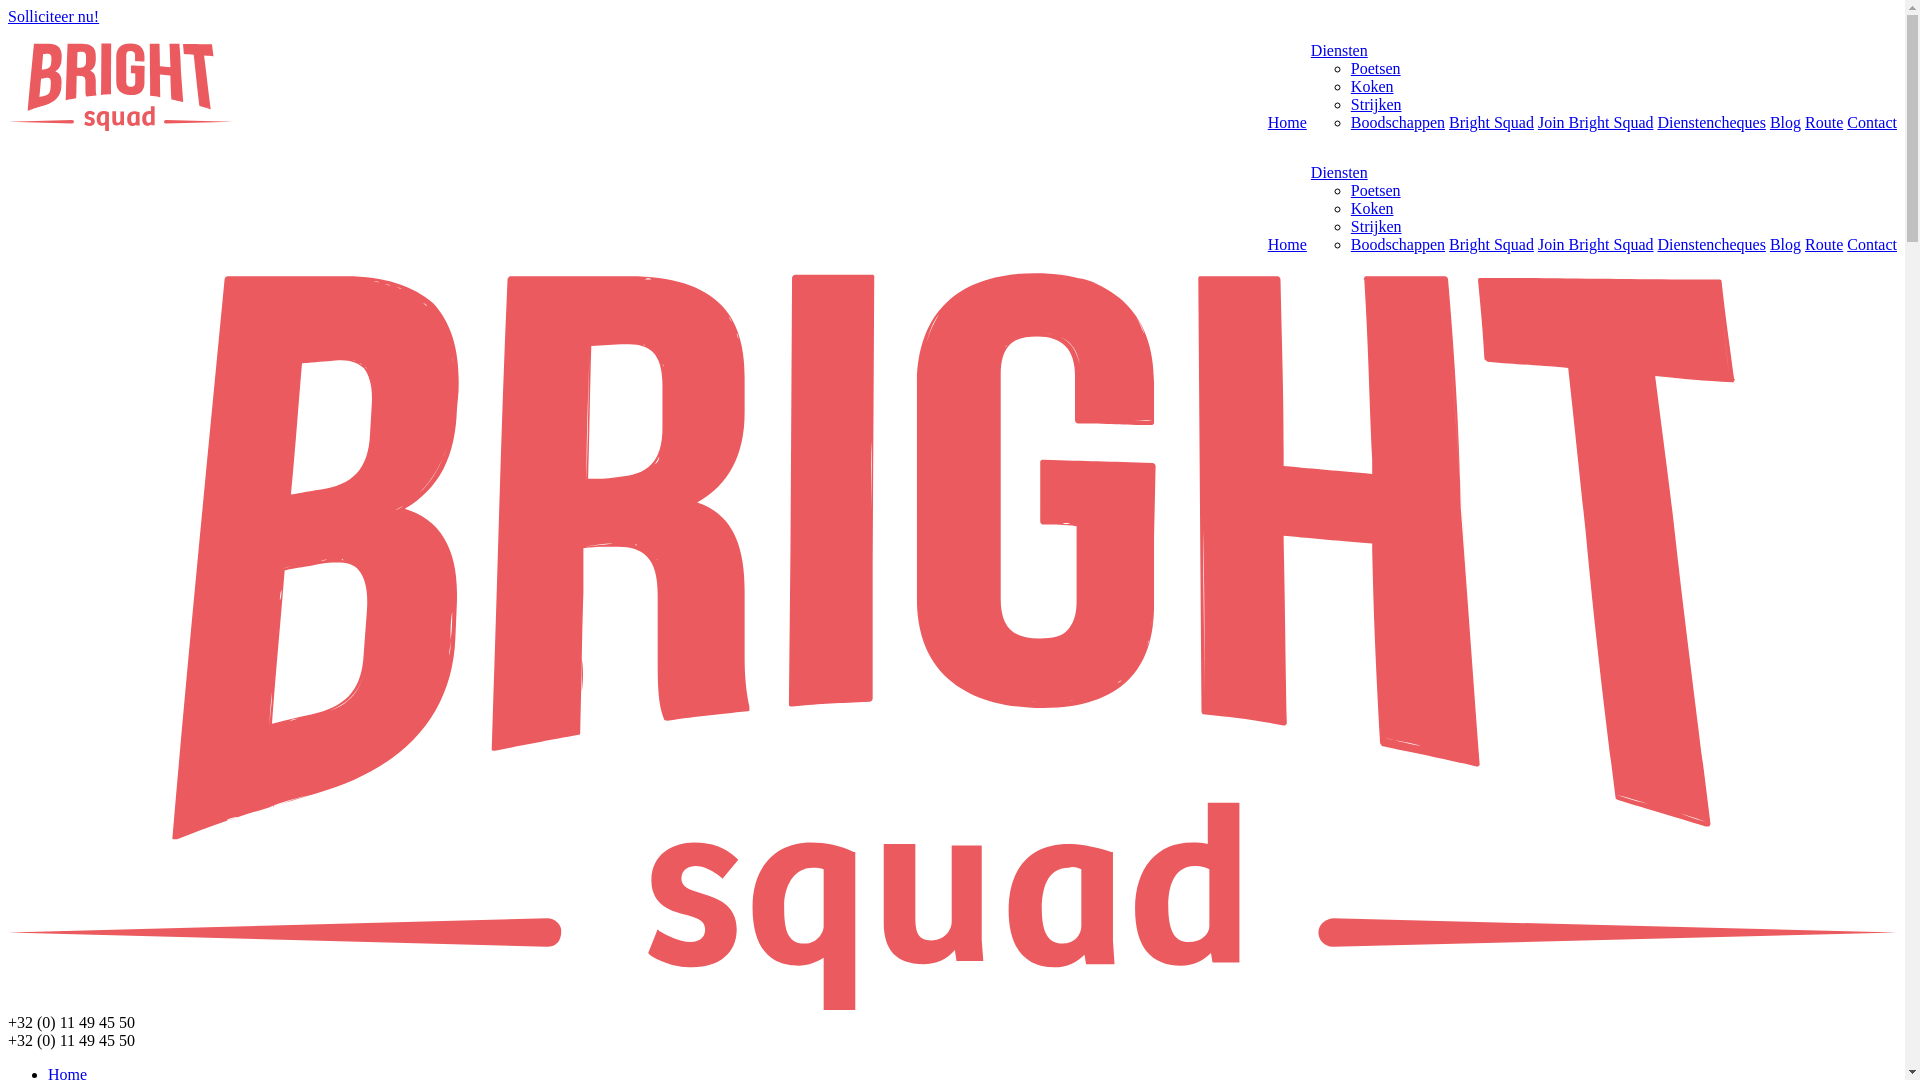 The width and height of the screenshot is (1920, 1080). Describe the element at coordinates (1449, 122) in the screenshot. I see `'Bright Squad'` at that location.